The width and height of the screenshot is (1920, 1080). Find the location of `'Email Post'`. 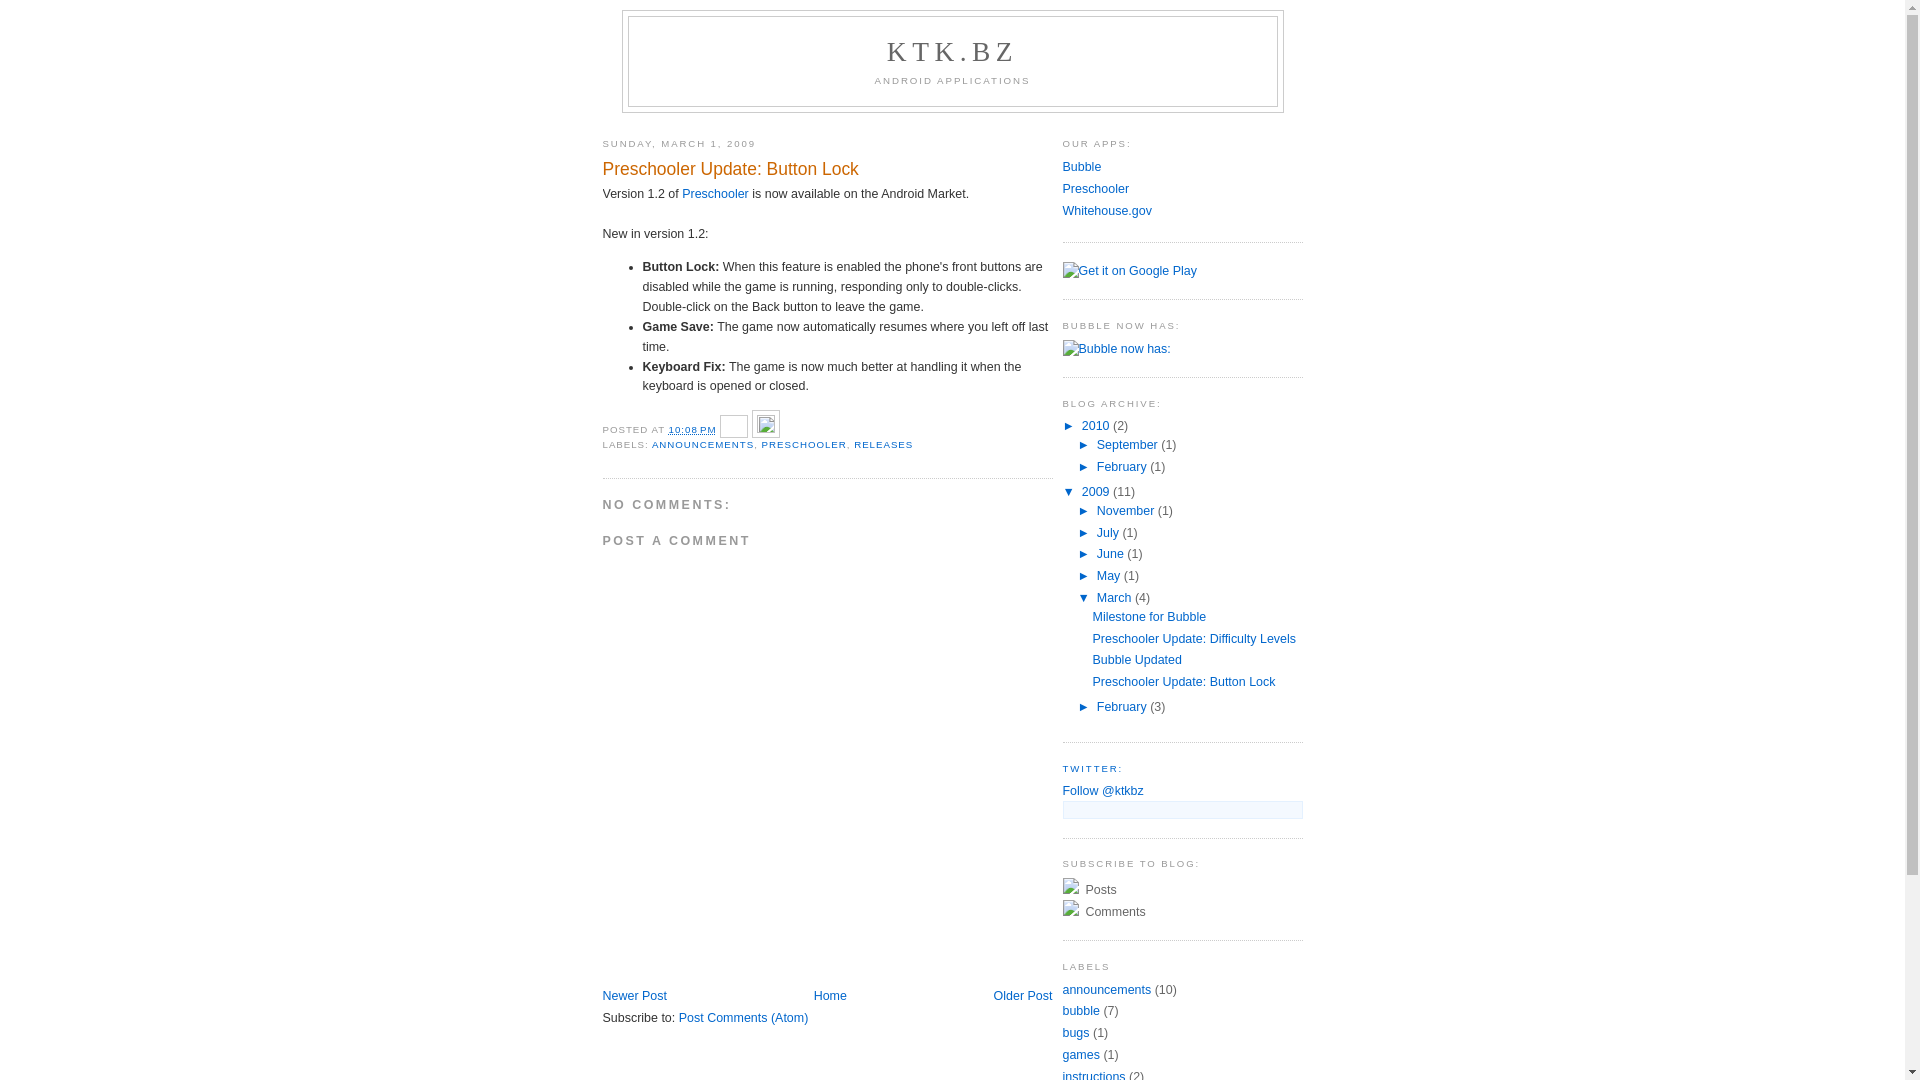

'Email Post' is located at coordinates (734, 428).